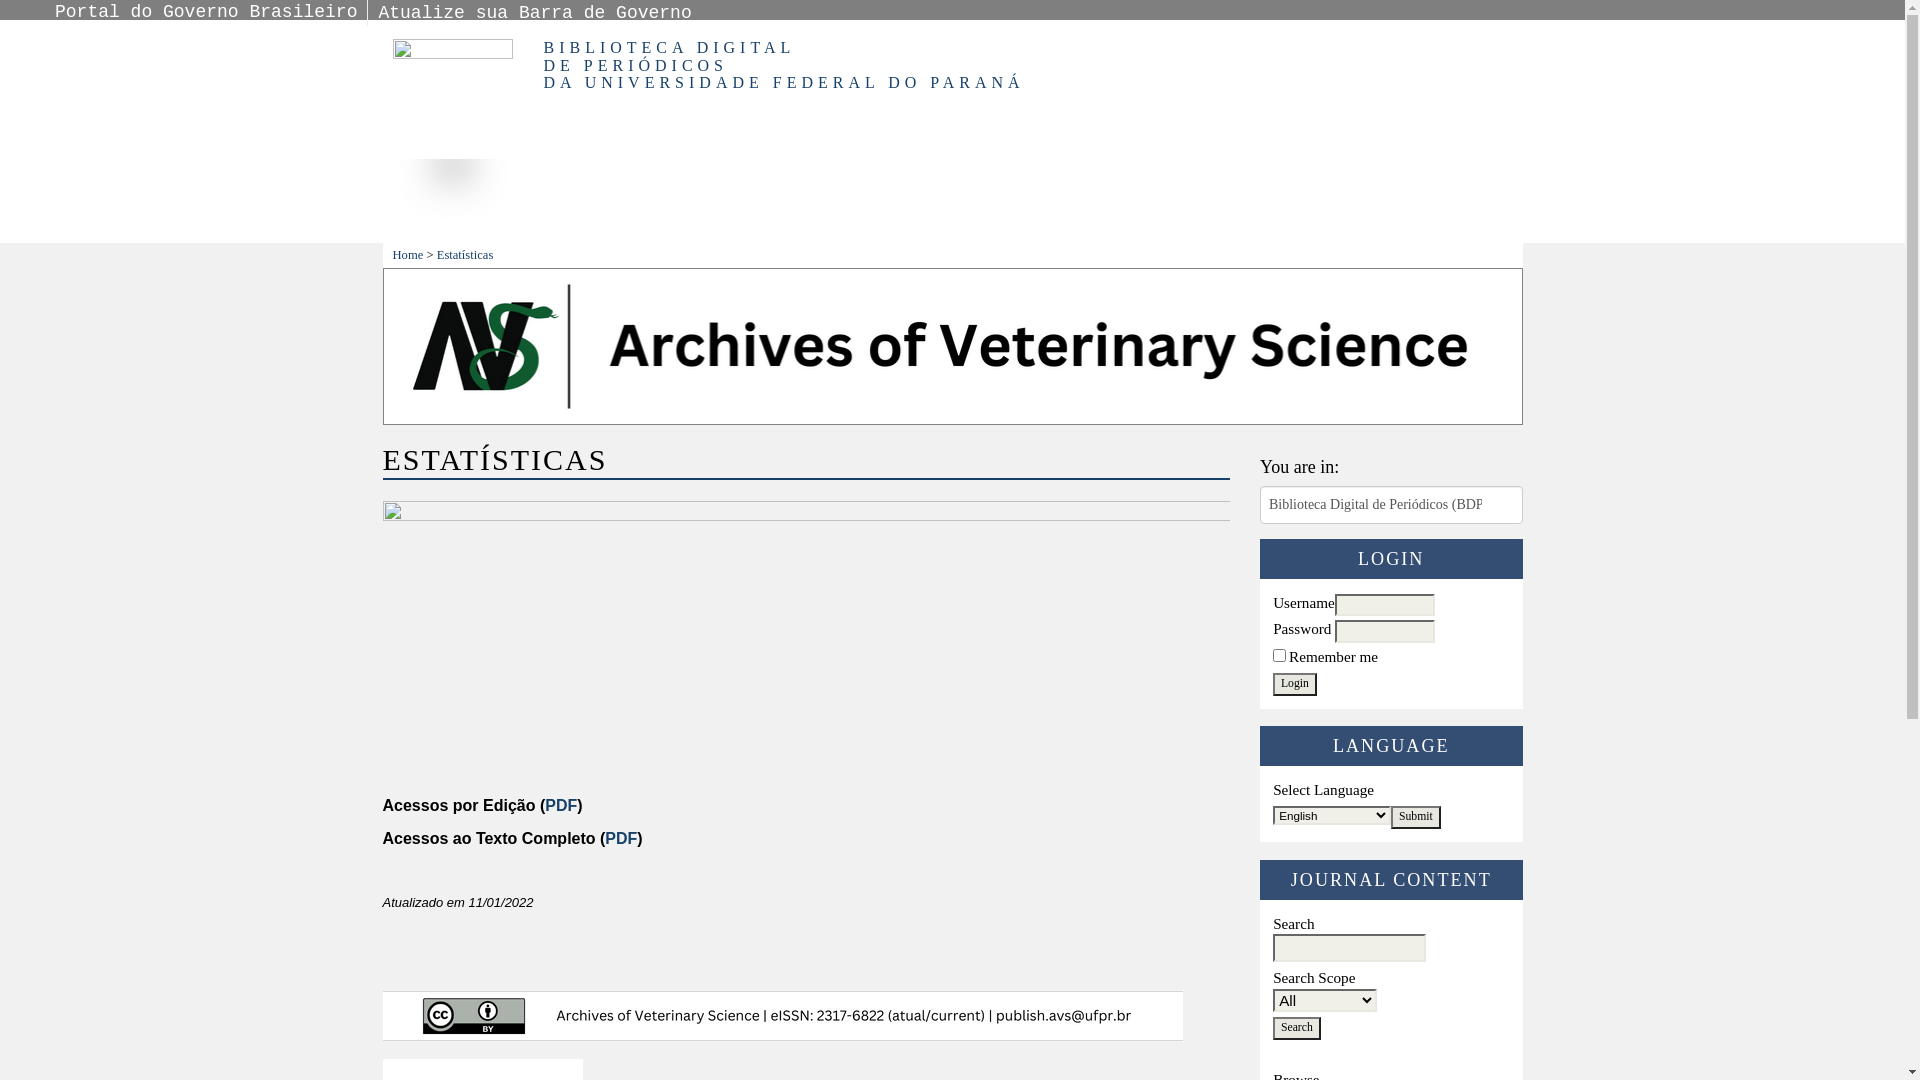  What do you see at coordinates (1295, 683) in the screenshot?
I see `'Login'` at bounding box center [1295, 683].